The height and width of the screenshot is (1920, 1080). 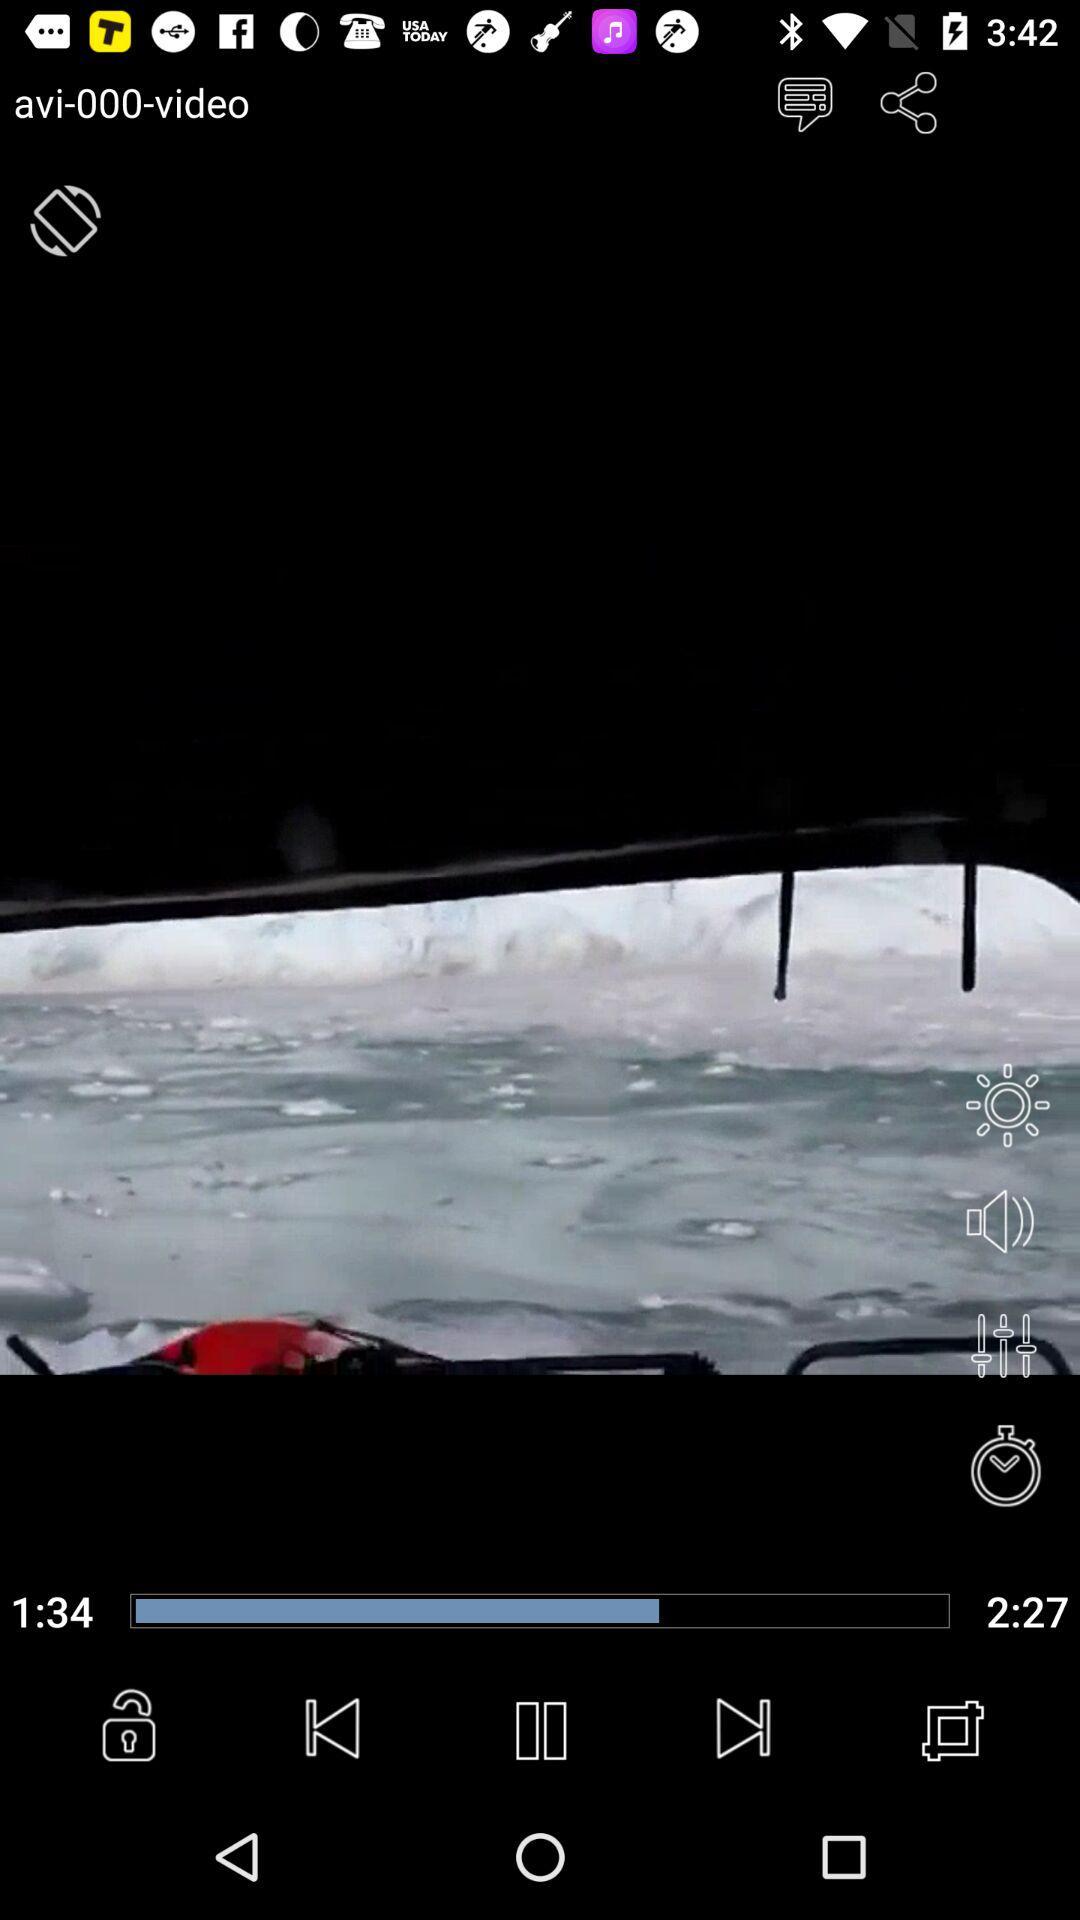 I want to click on the sliders icon, so click(x=1003, y=1345).